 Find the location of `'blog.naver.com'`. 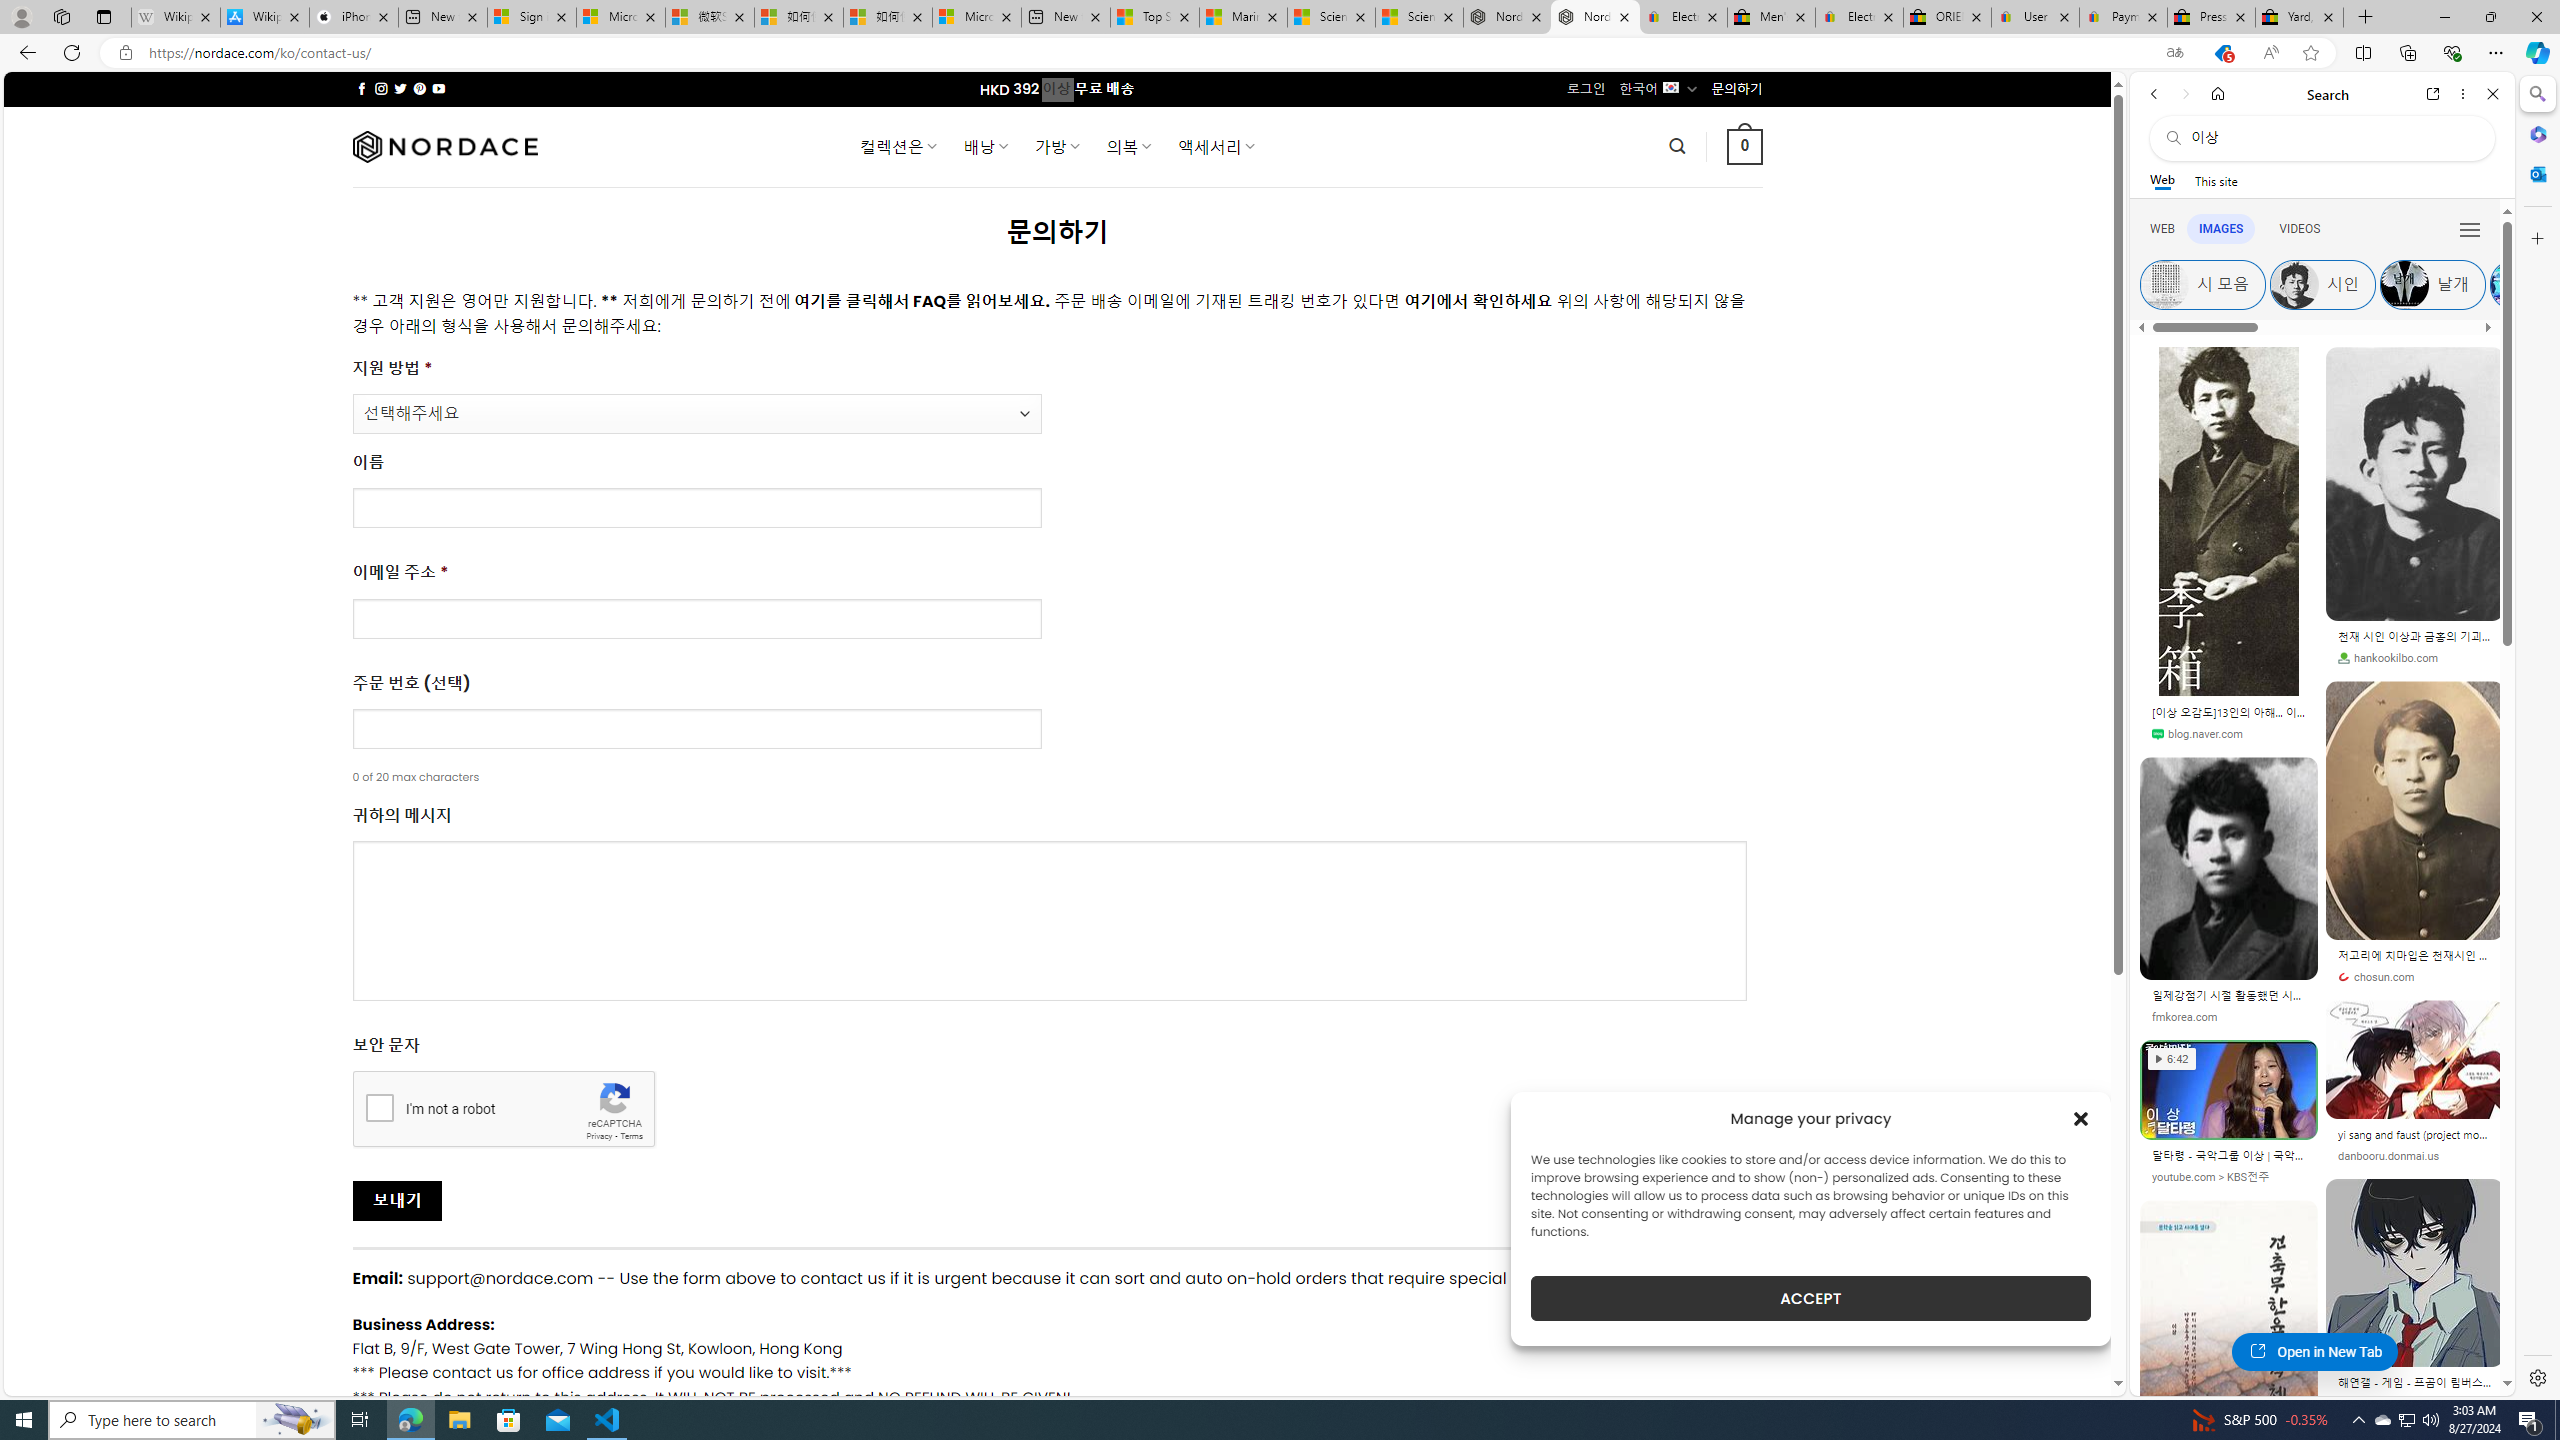

'blog.naver.com' is located at coordinates (2197, 735).